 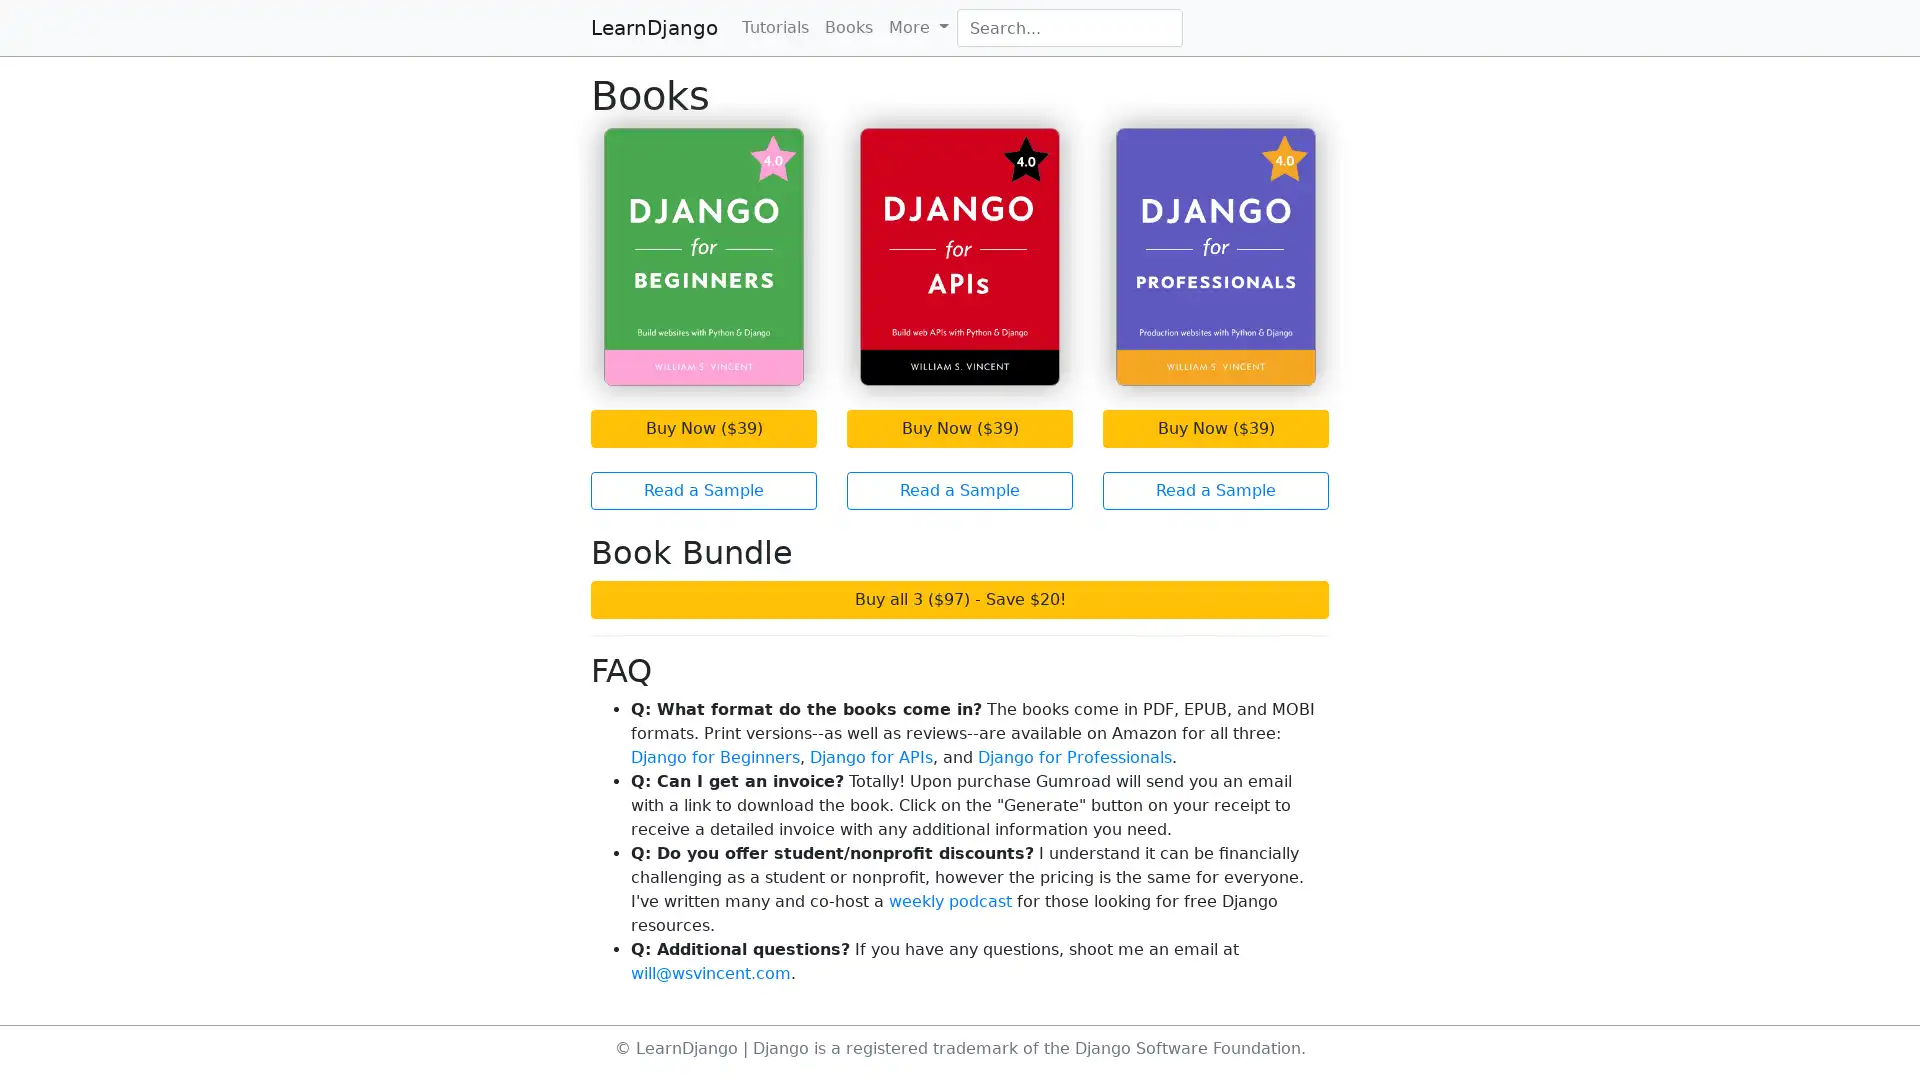 I want to click on Read a Sample, so click(x=704, y=490).